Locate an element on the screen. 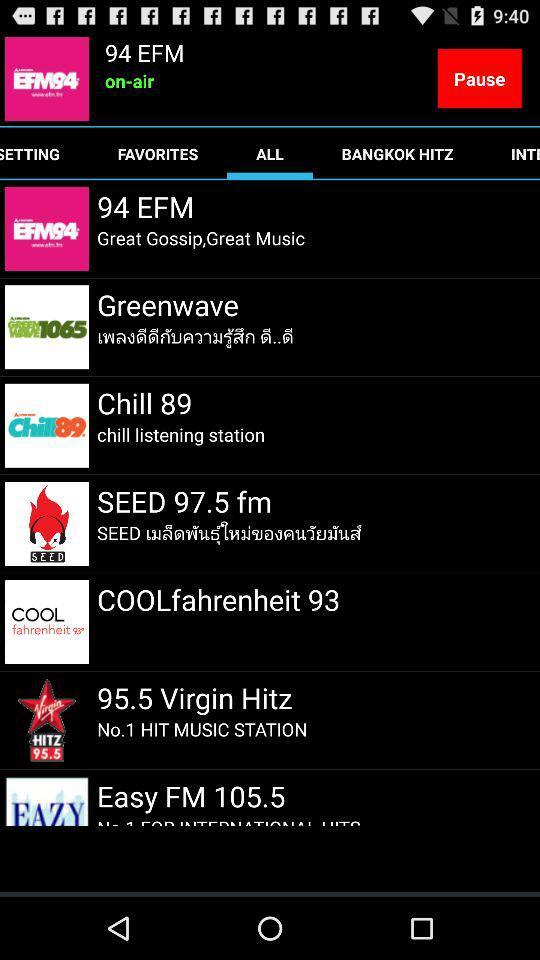 The image size is (540, 960). favorites is located at coordinates (157, 152).